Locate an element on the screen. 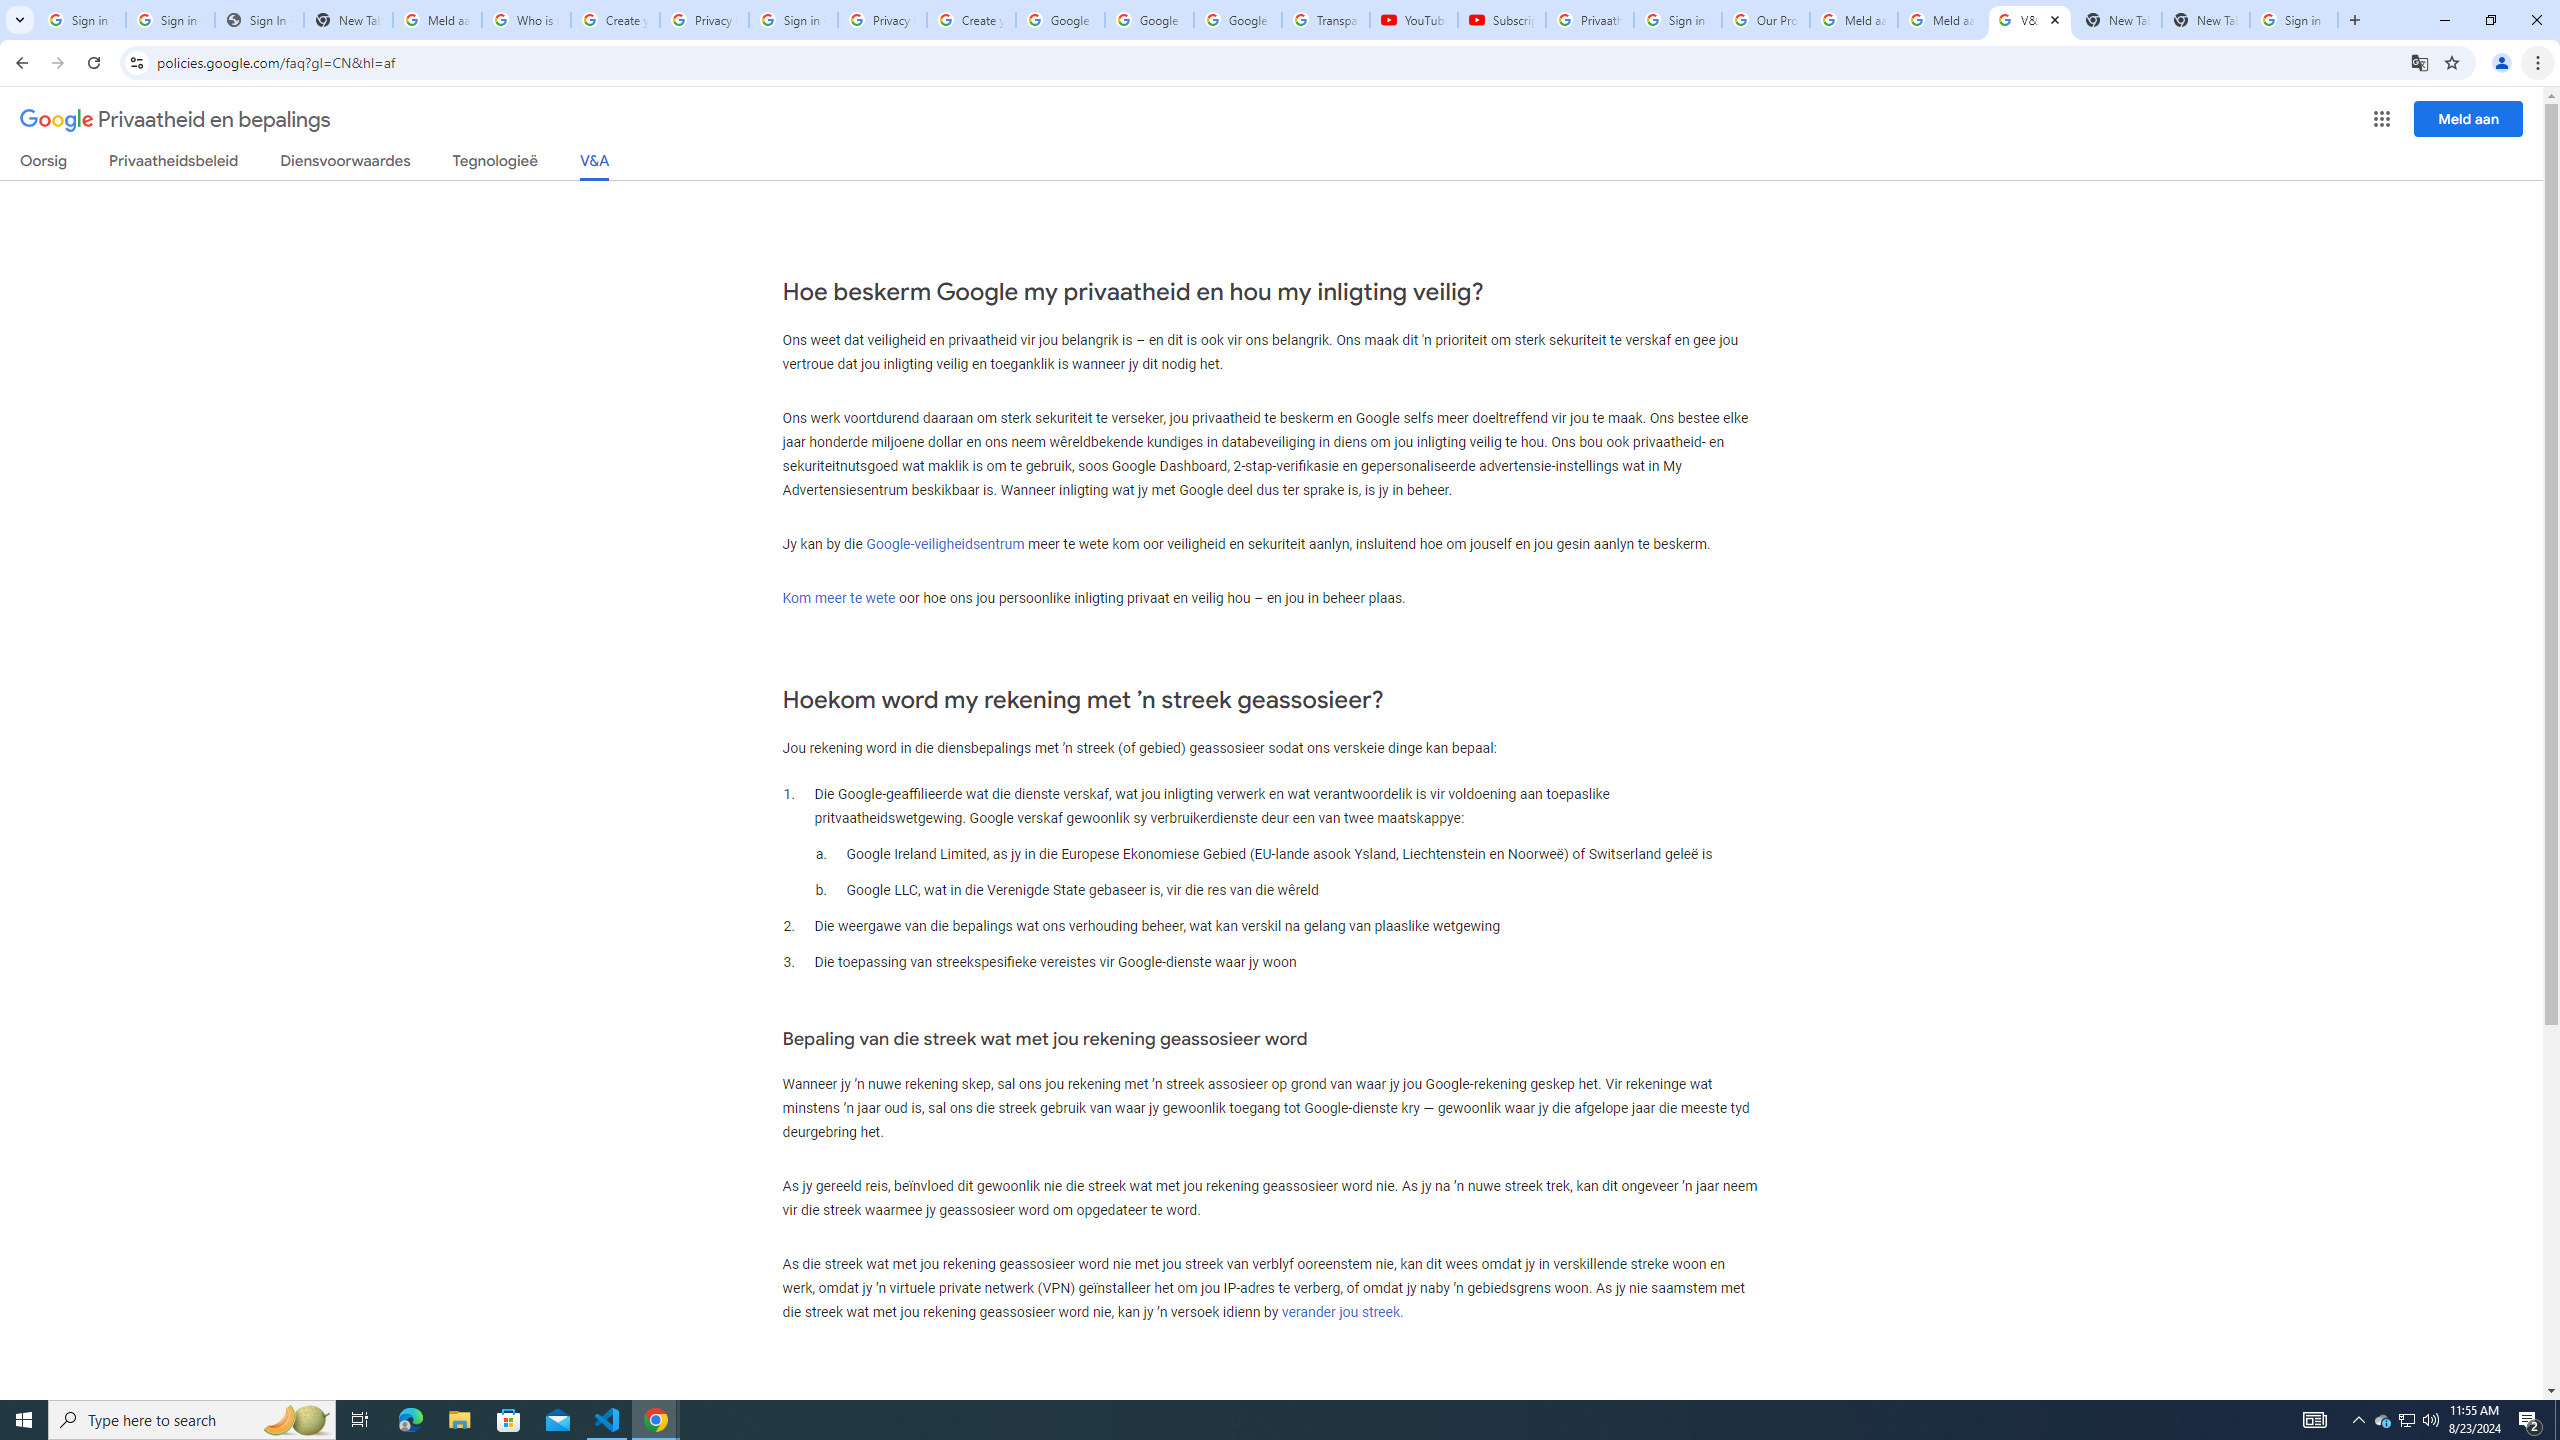 This screenshot has width=2560, height=1440. 'New Tab' is located at coordinates (2205, 19).